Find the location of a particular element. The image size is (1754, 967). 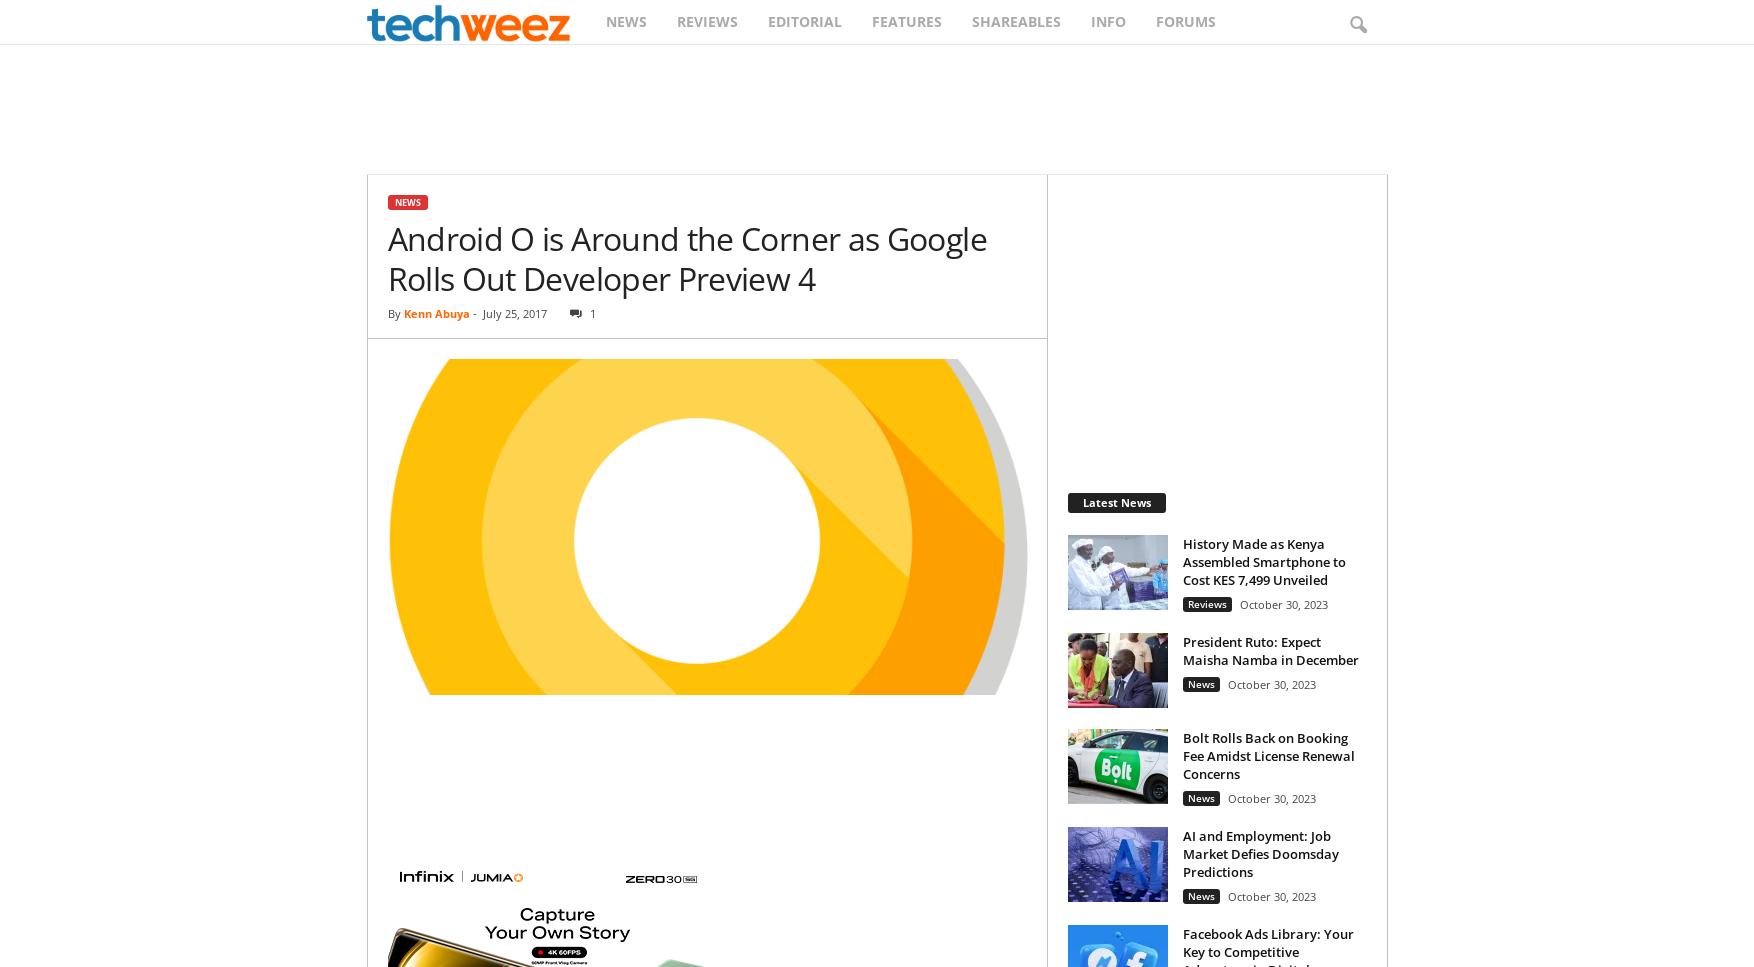

'Android O is Around the Corner as Google Rolls Out Developer Preview 4' is located at coordinates (685, 258).